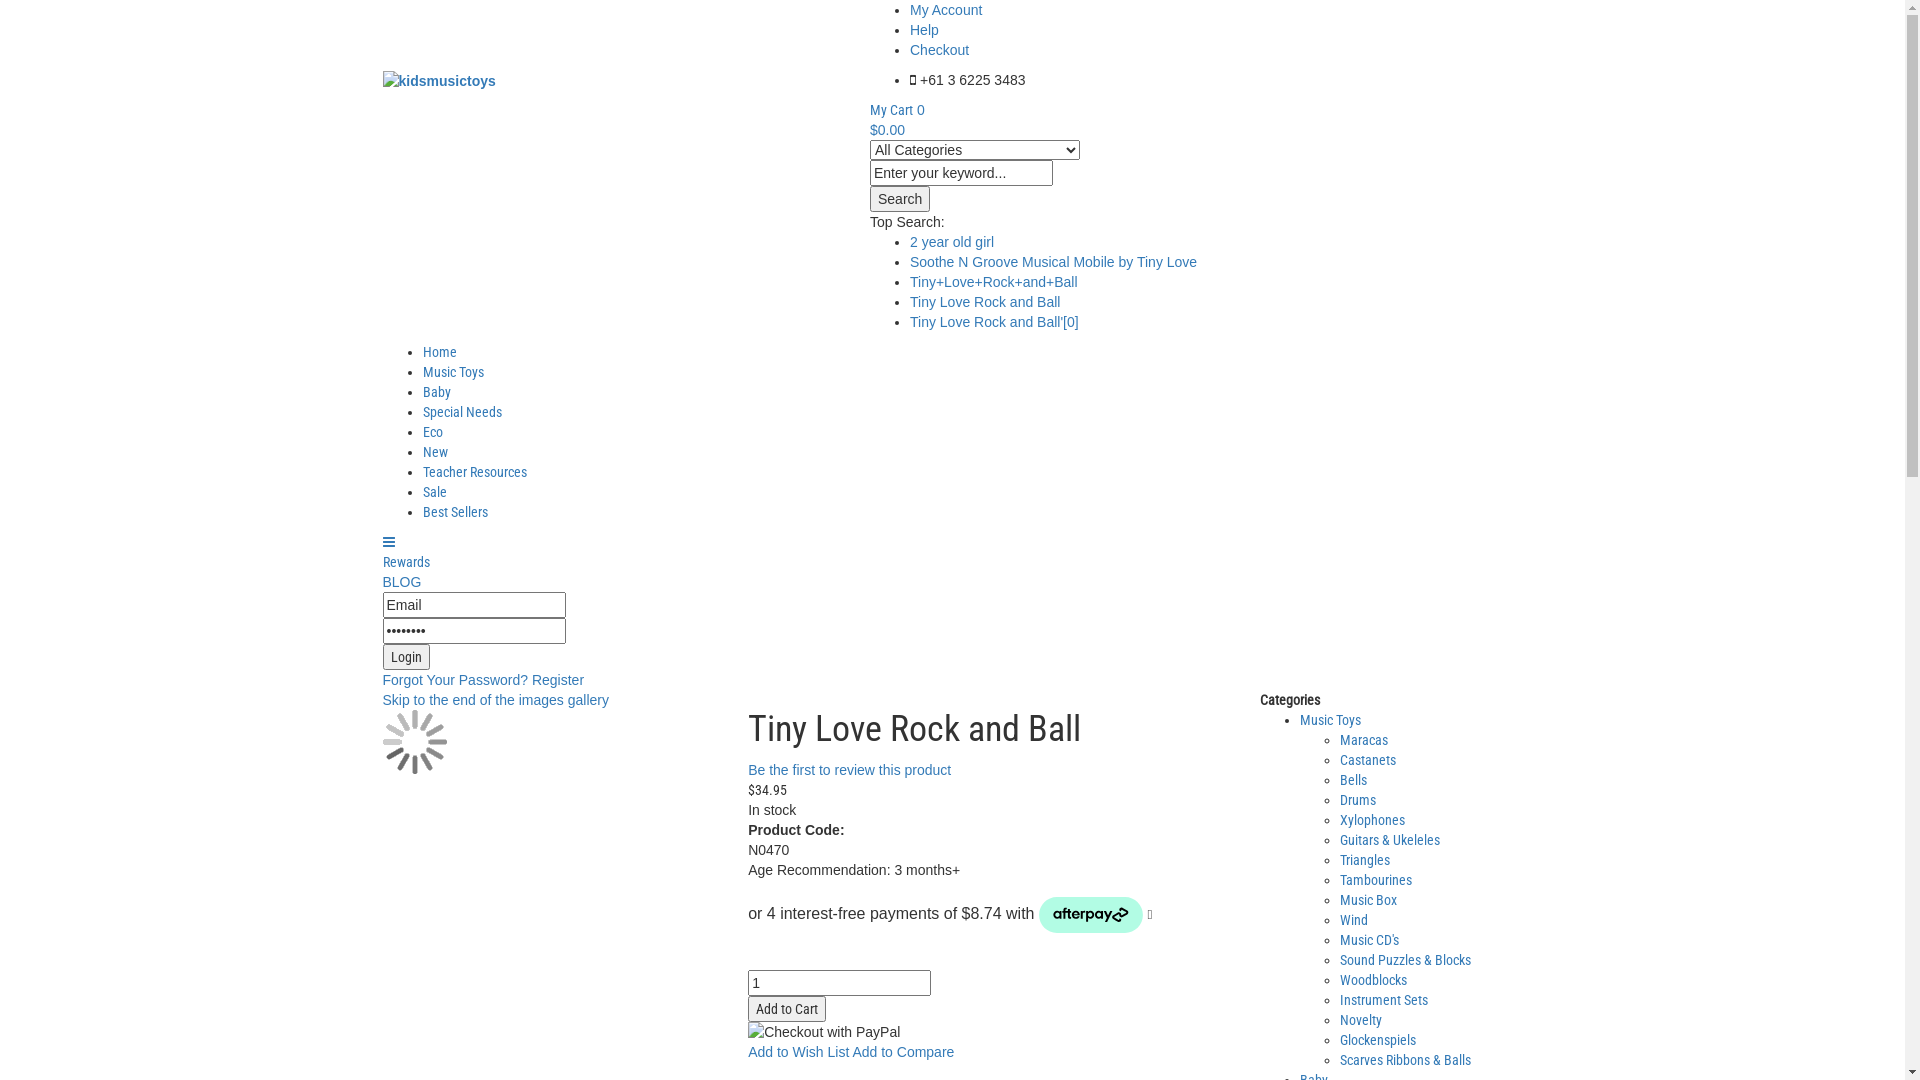 The height and width of the screenshot is (1080, 1920). What do you see at coordinates (994, 320) in the screenshot?
I see `'Tiny Love Rock and Ball'[0]'` at bounding box center [994, 320].